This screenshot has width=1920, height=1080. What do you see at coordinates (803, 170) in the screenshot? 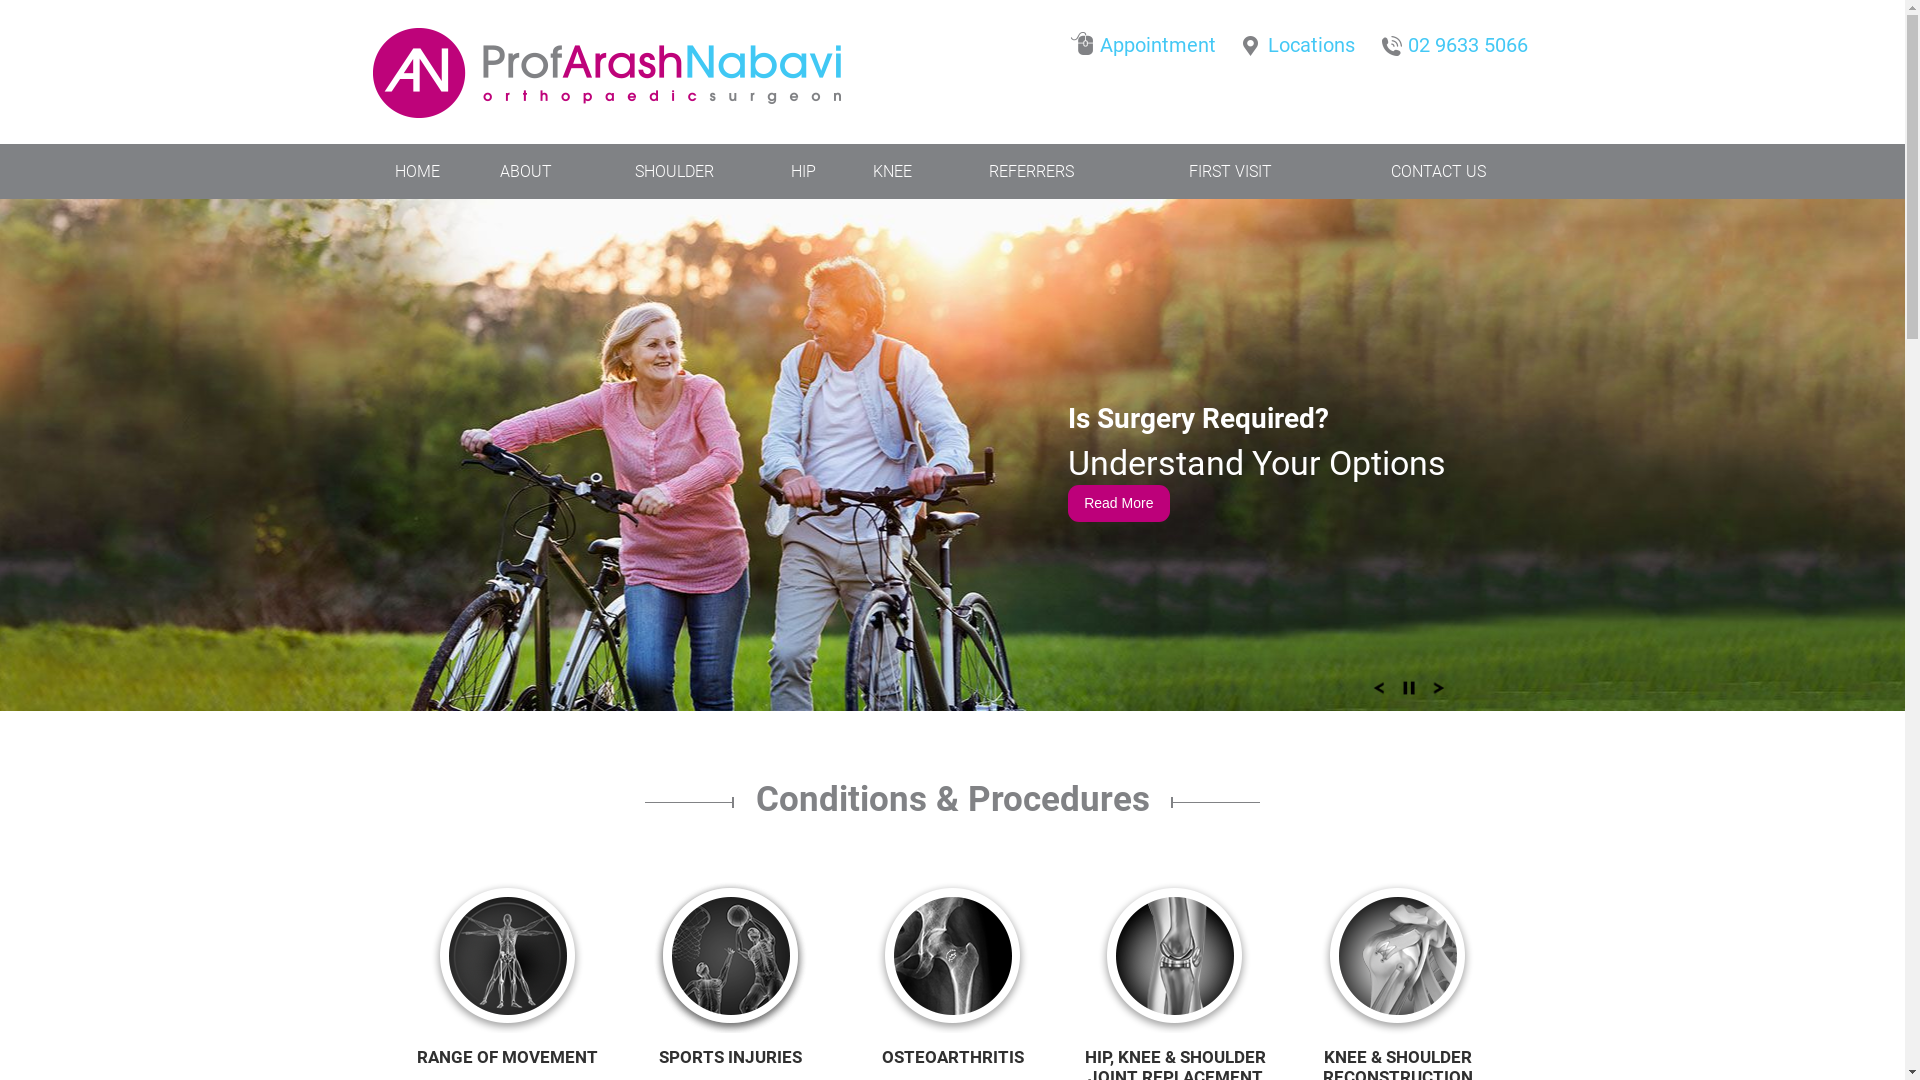
I see `'HIP'` at bounding box center [803, 170].